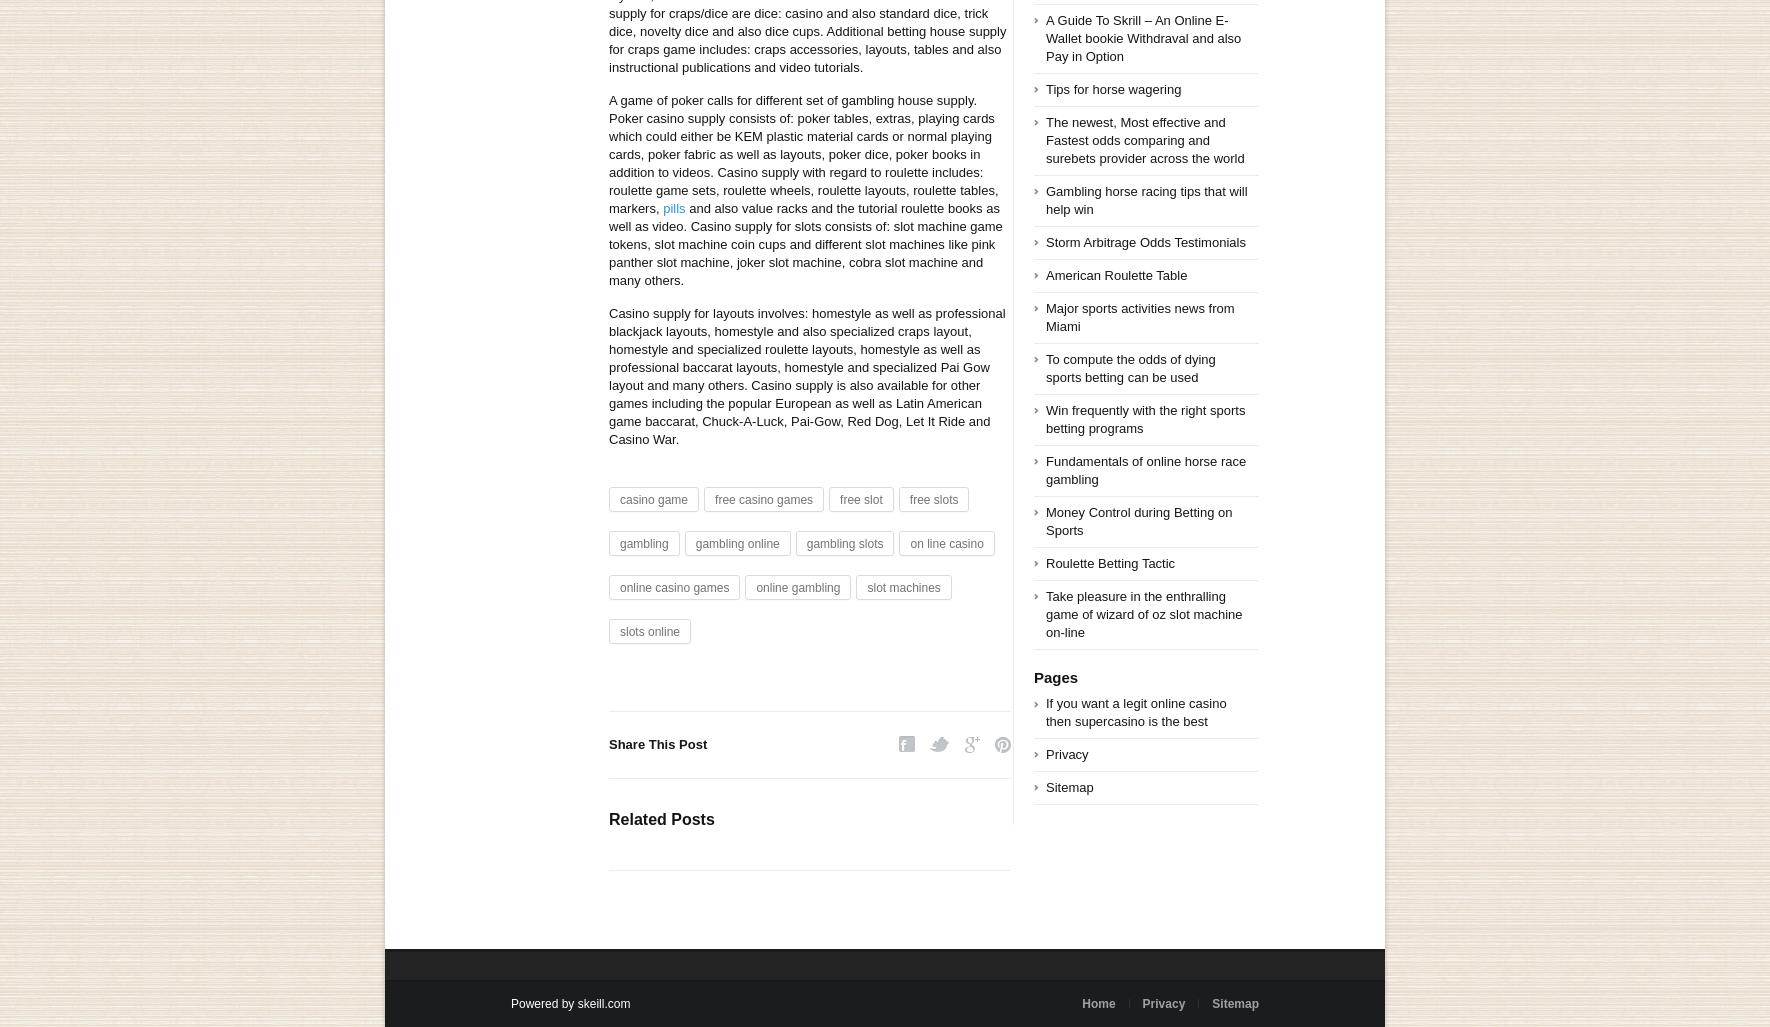  What do you see at coordinates (1145, 139) in the screenshot?
I see `'The newest, Most effective and Fastest odds comparing and surebets provider across the world'` at bounding box center [1145, 139].